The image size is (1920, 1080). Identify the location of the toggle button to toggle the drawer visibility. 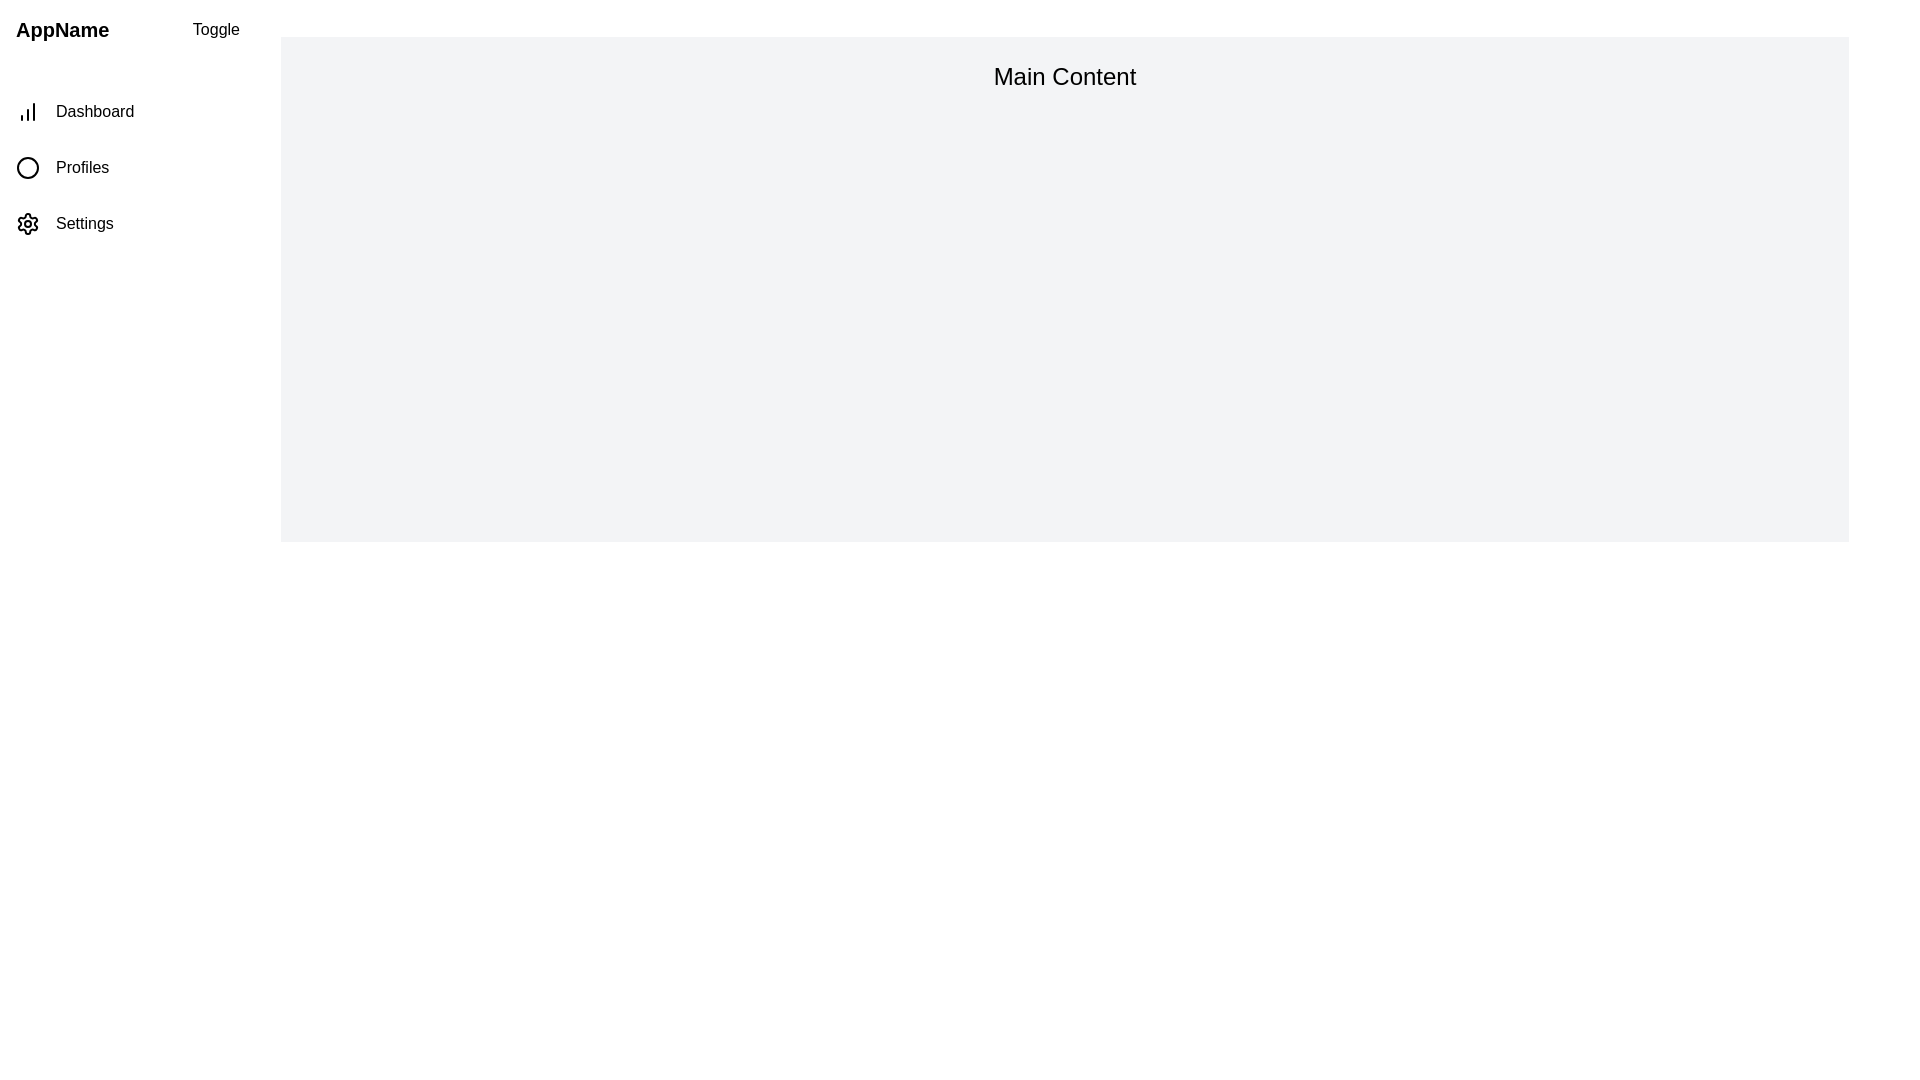
(216, 30).